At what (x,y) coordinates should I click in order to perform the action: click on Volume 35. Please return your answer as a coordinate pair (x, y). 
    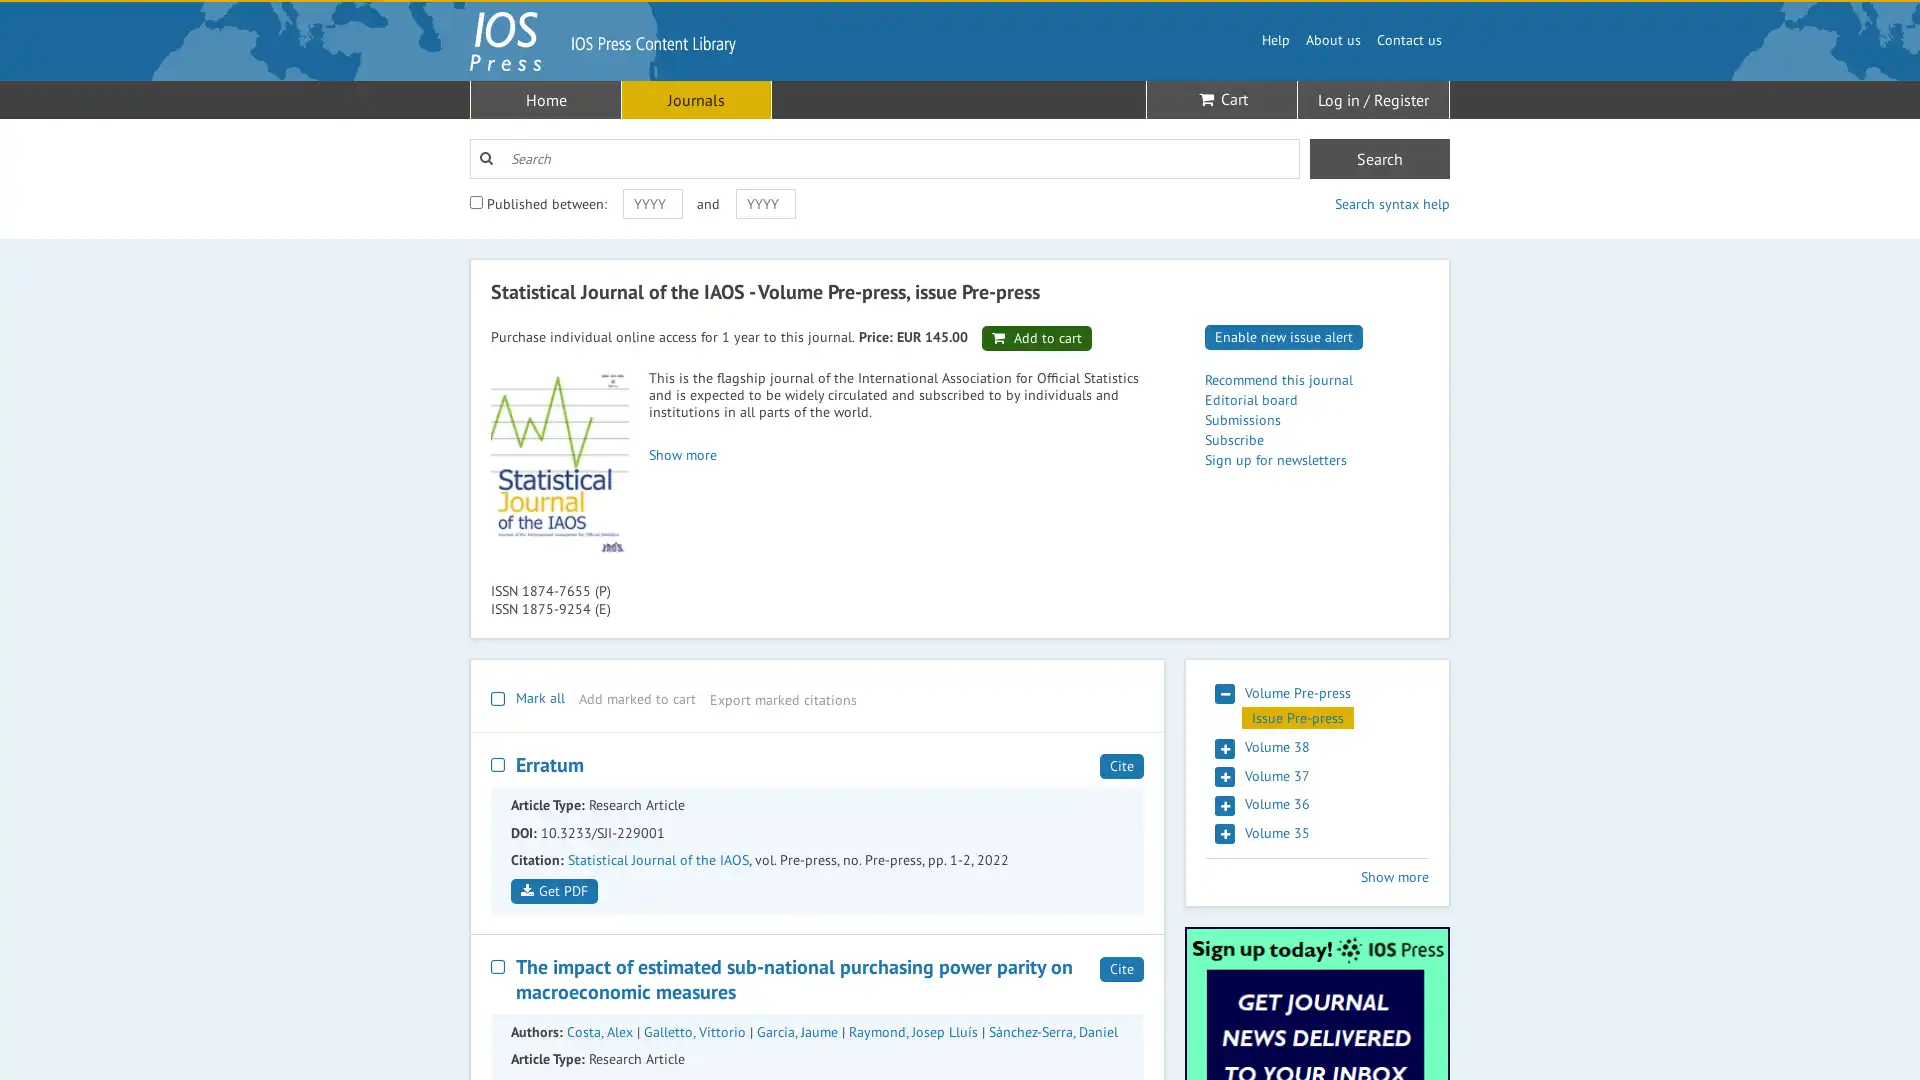
    Looking at the image, I should click on (1261, 833).